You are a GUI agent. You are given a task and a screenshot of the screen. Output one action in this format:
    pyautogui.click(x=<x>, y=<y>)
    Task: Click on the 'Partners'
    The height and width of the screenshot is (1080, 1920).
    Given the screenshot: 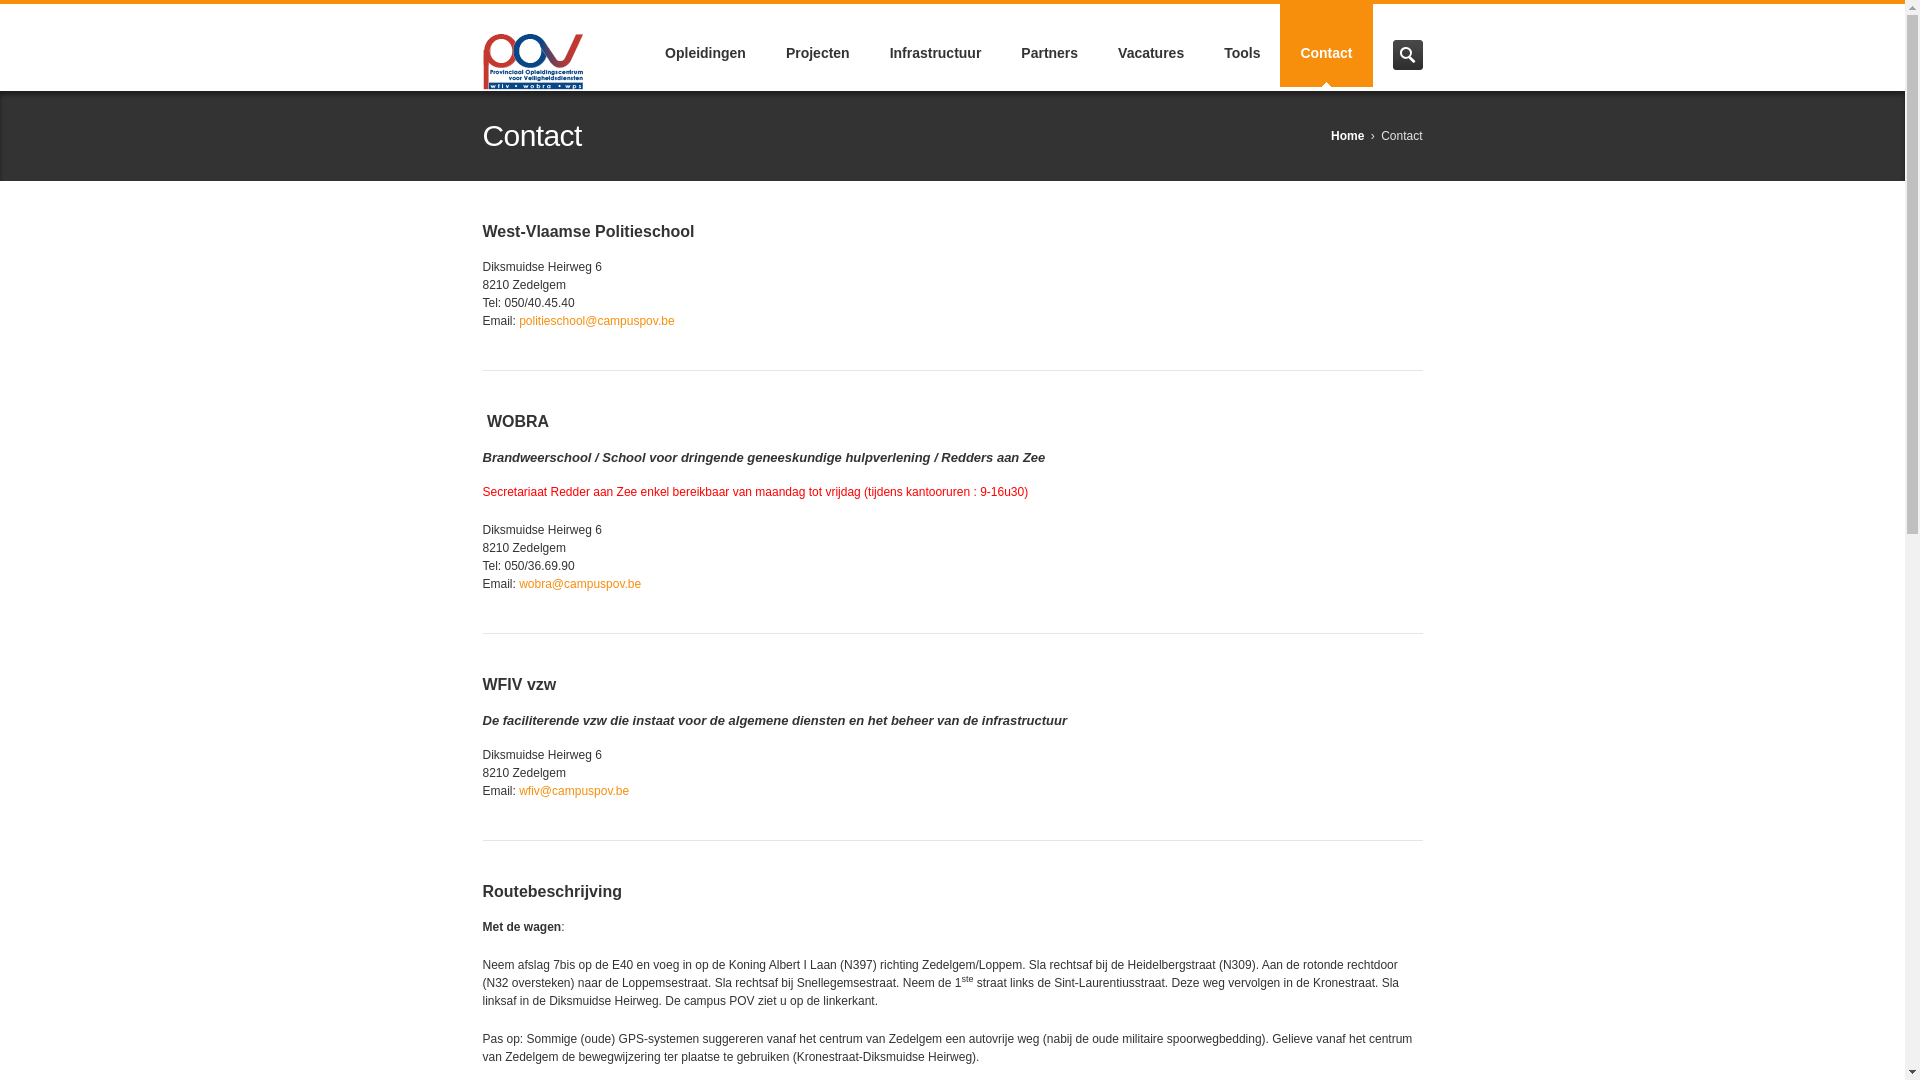 What is the action you would take?
    pyautogui.click(x=1048, y=45)
    